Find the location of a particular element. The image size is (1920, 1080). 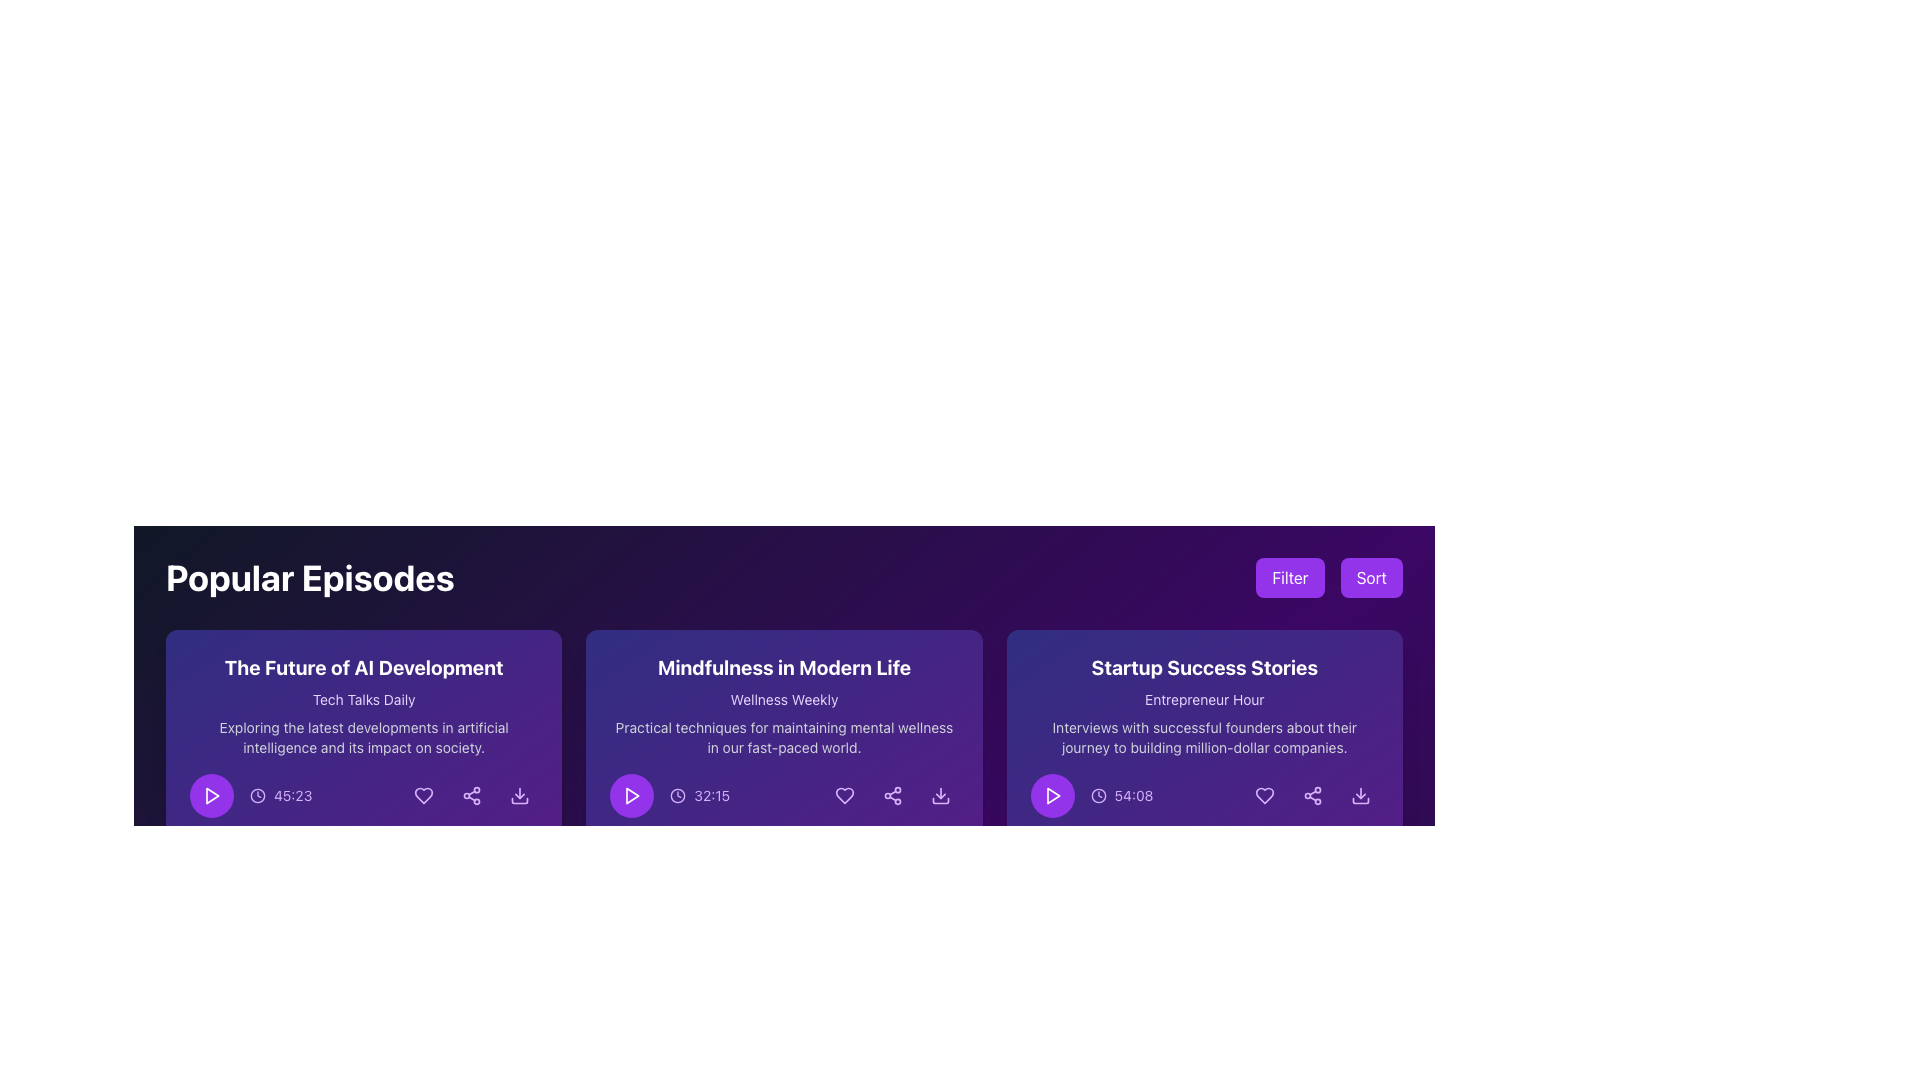

the heart icon button located below 'The Future of AI Development' section within the first card of the horizontal list of cards to mark the content as preferred is located at coordinates (423, 794).